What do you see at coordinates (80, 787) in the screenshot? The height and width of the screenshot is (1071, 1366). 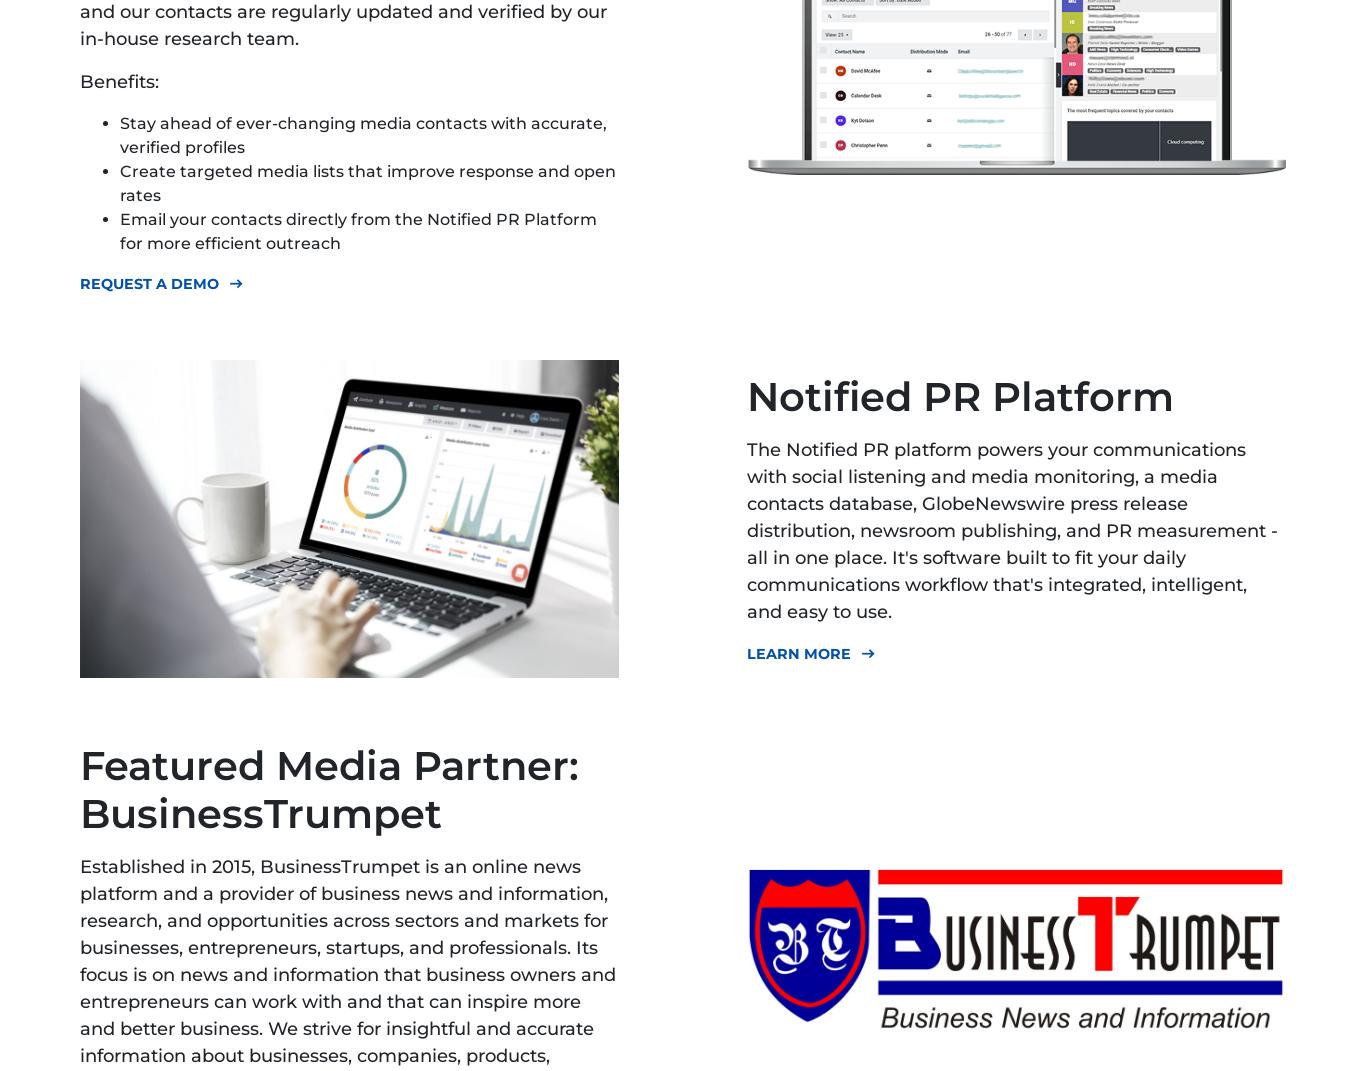 I see `'Featured Media Partner: BusinessTrumpet'` at bounding box center [80, 787].